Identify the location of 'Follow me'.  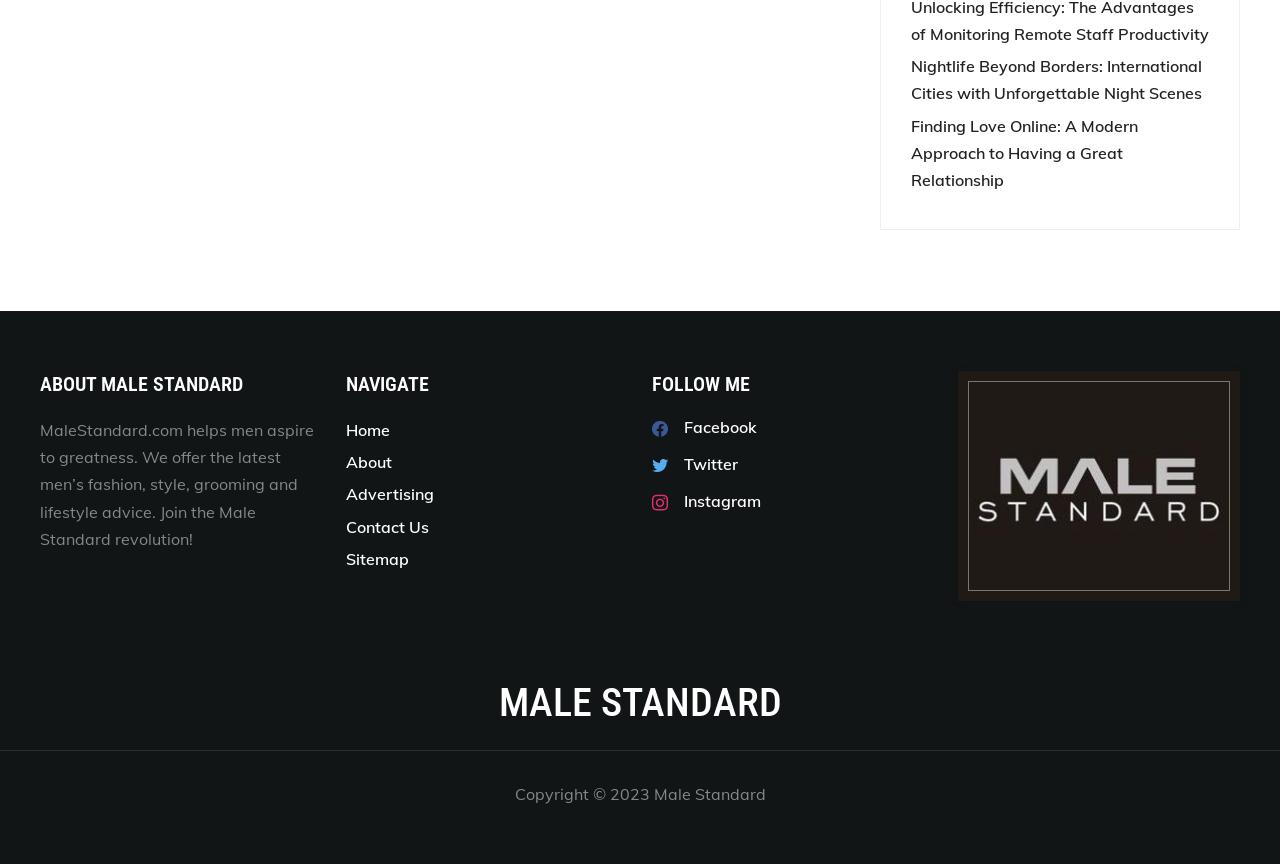
(701, 382).